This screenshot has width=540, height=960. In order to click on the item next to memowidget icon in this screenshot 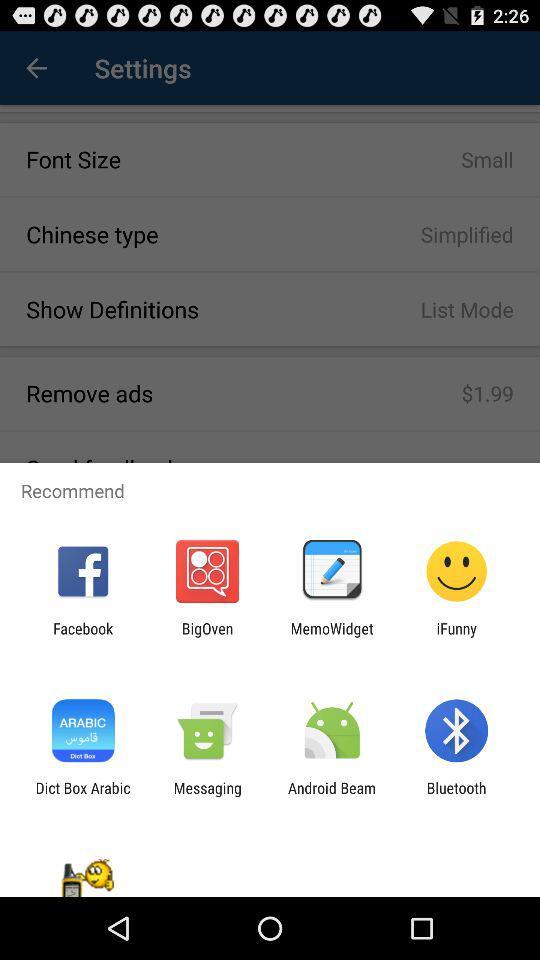, I will do `click(456, 636)`.